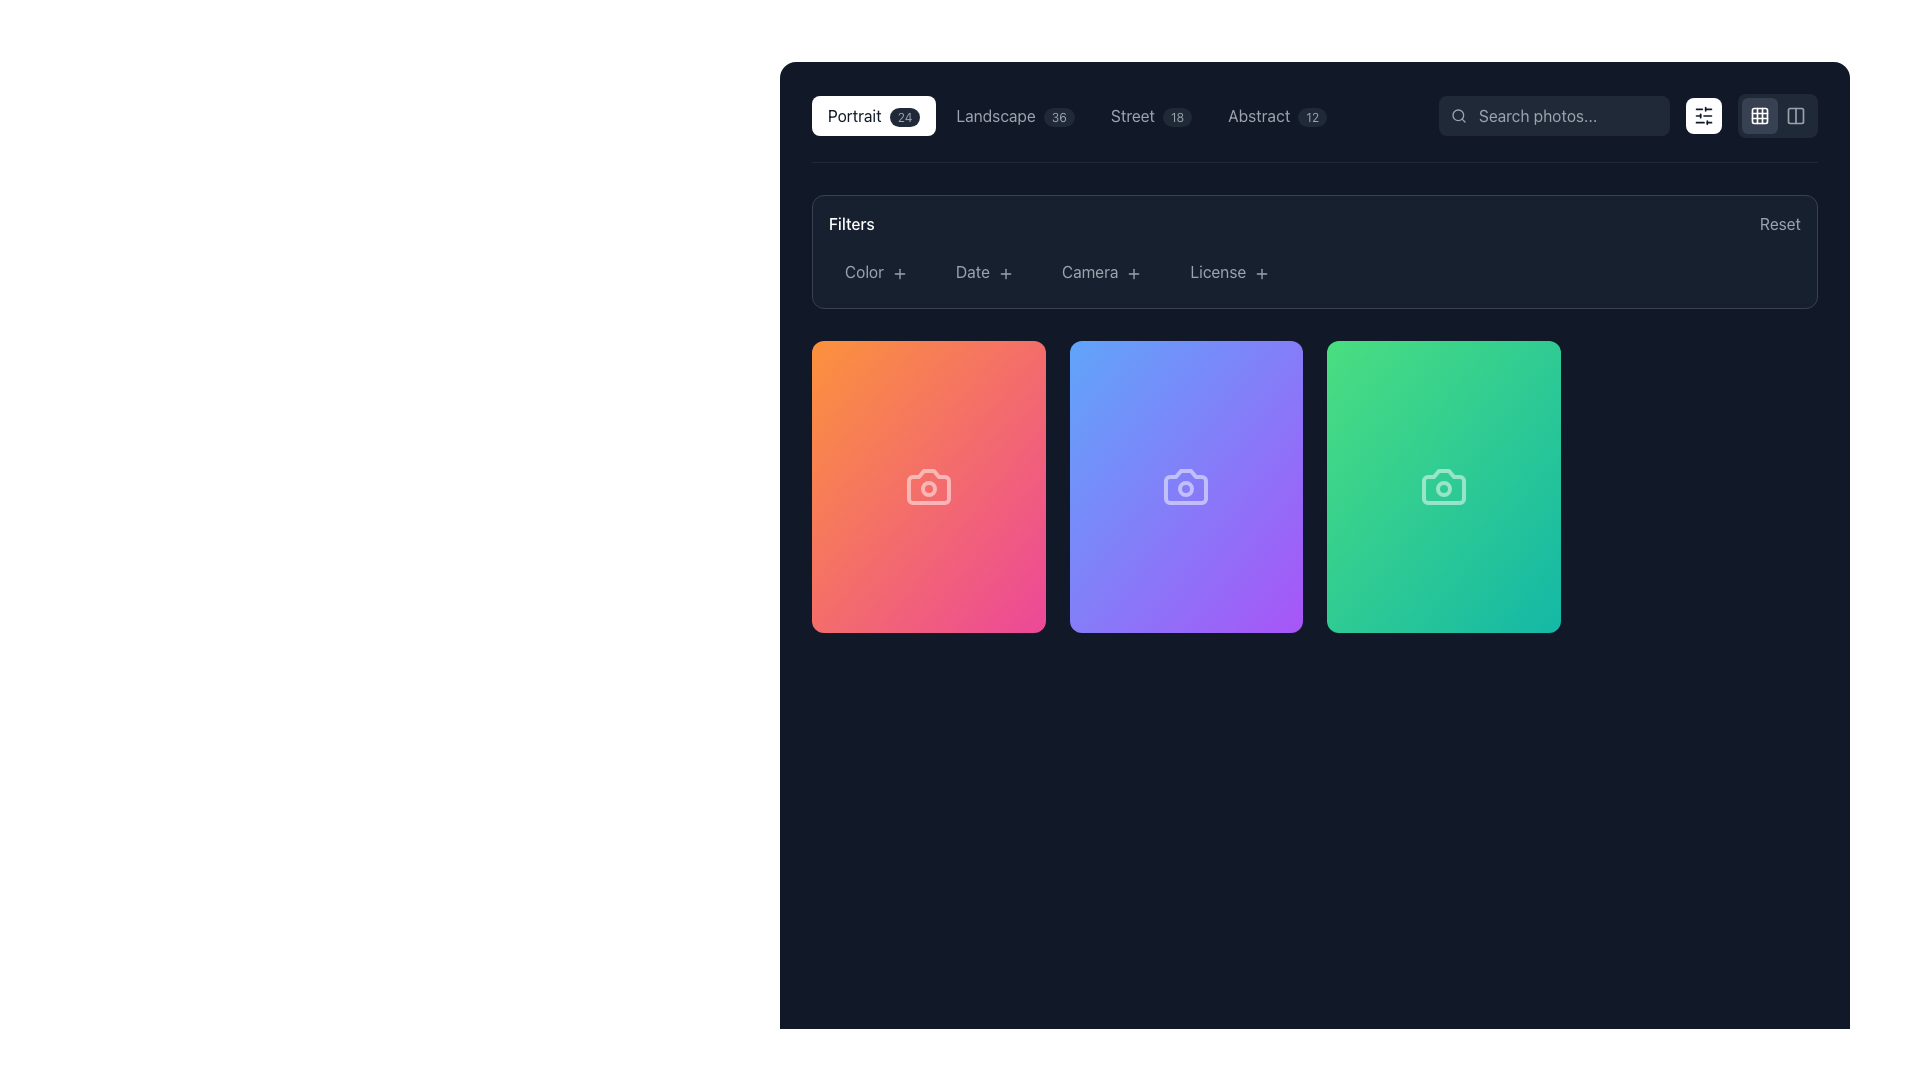 This screenshot has width=1920, height=1080. What do you see at coordinates (1312, 117) in the screenshot?
I see `the small, rounded rectangle badge with a dark gray background and light gray text displaying the number '12', located to the right of the 'Abstract' text in the navigation bar` at bounding box center [1312, 117].